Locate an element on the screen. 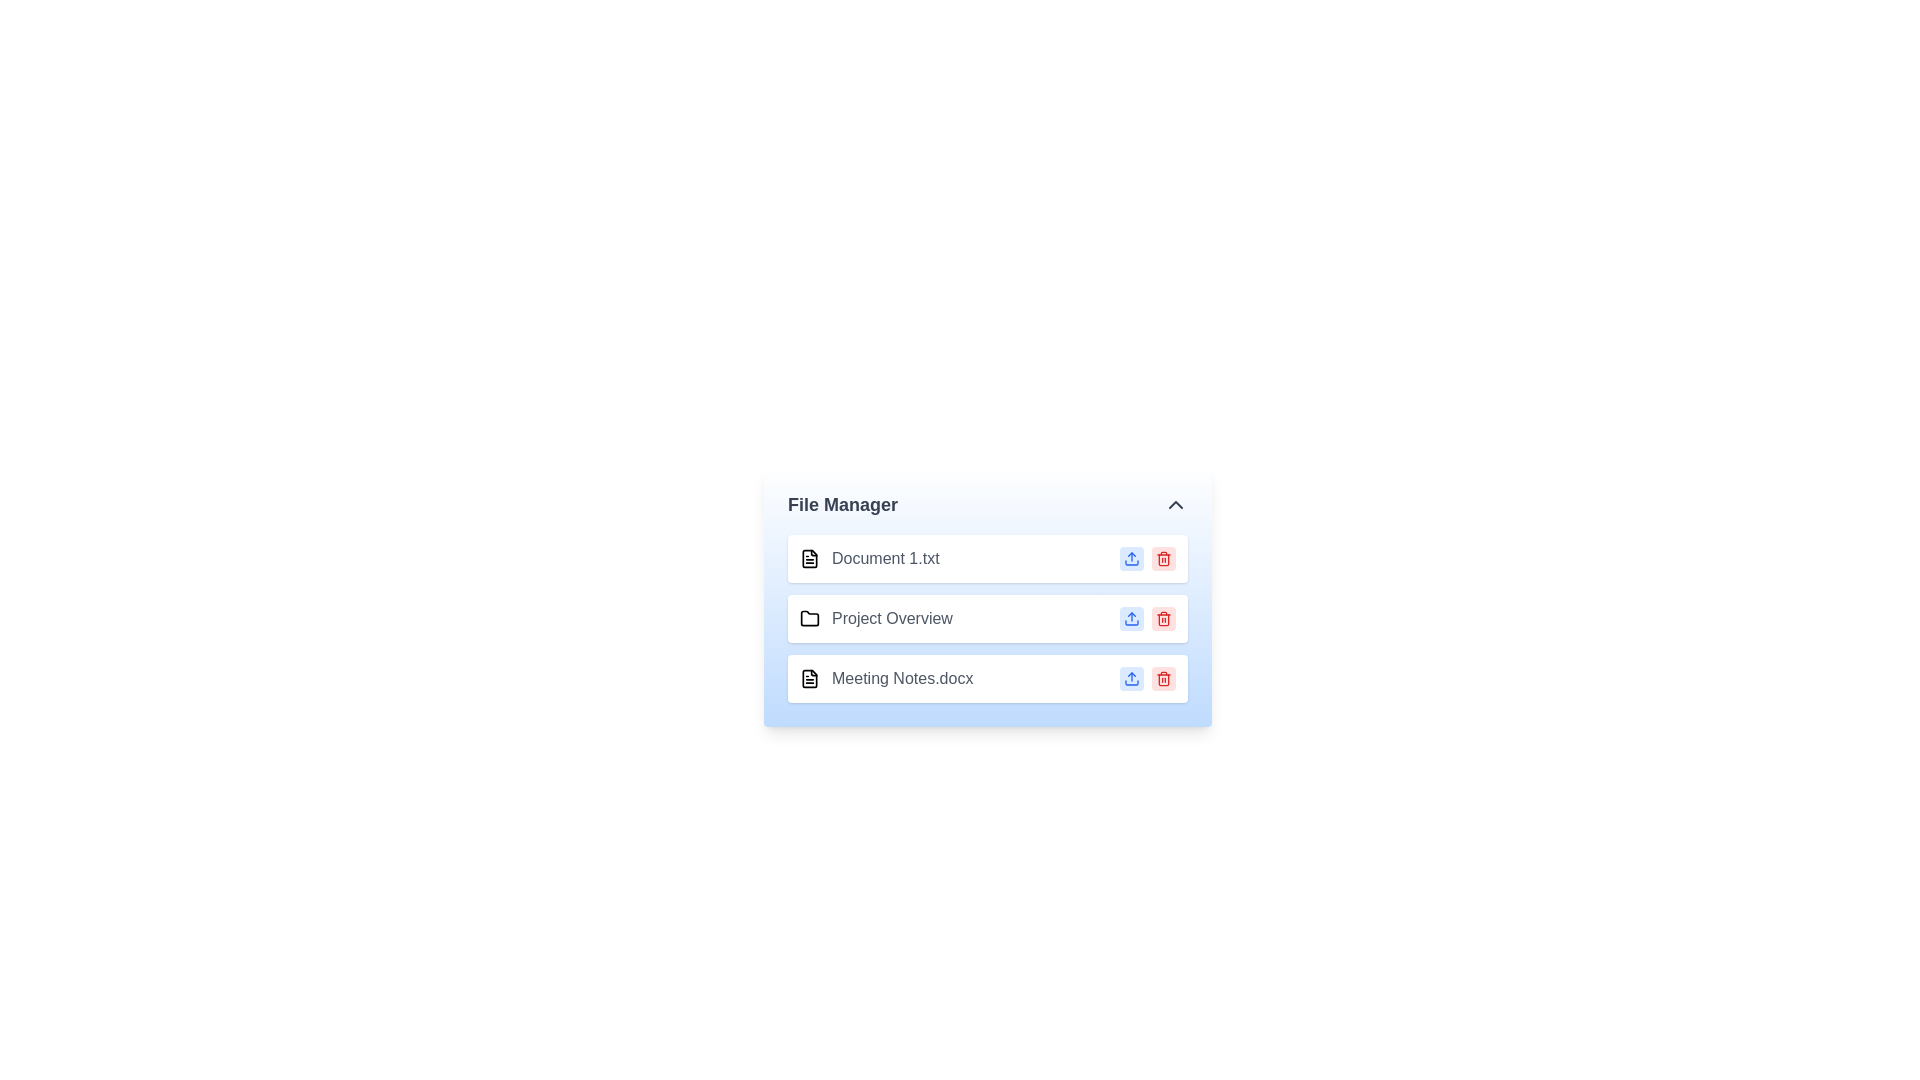 The width and height of the screenshot is (1920, 1080). the item Meeting Notes.docx from the list is located at coordinates (885, 677).